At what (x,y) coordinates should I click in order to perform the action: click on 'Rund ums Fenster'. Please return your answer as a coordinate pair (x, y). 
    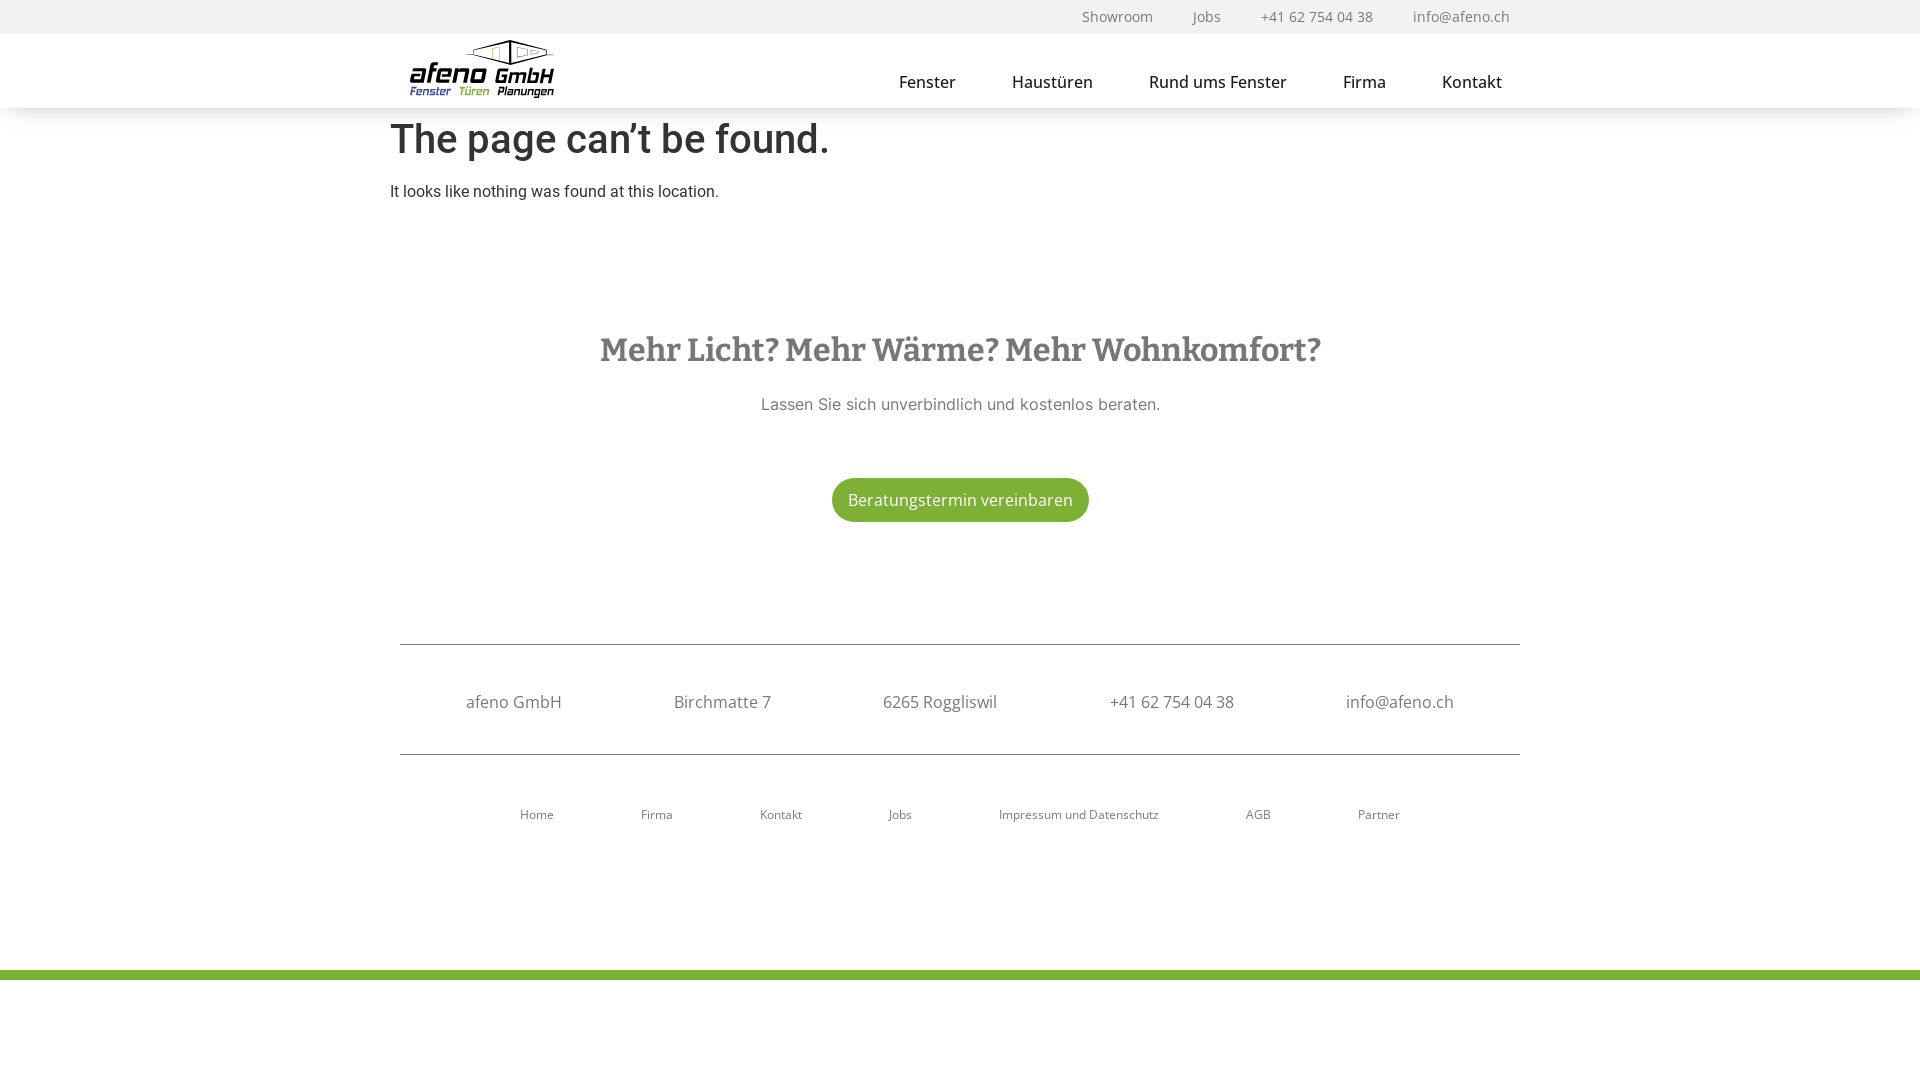
    Looking at the image, I should click on (1217, 80).